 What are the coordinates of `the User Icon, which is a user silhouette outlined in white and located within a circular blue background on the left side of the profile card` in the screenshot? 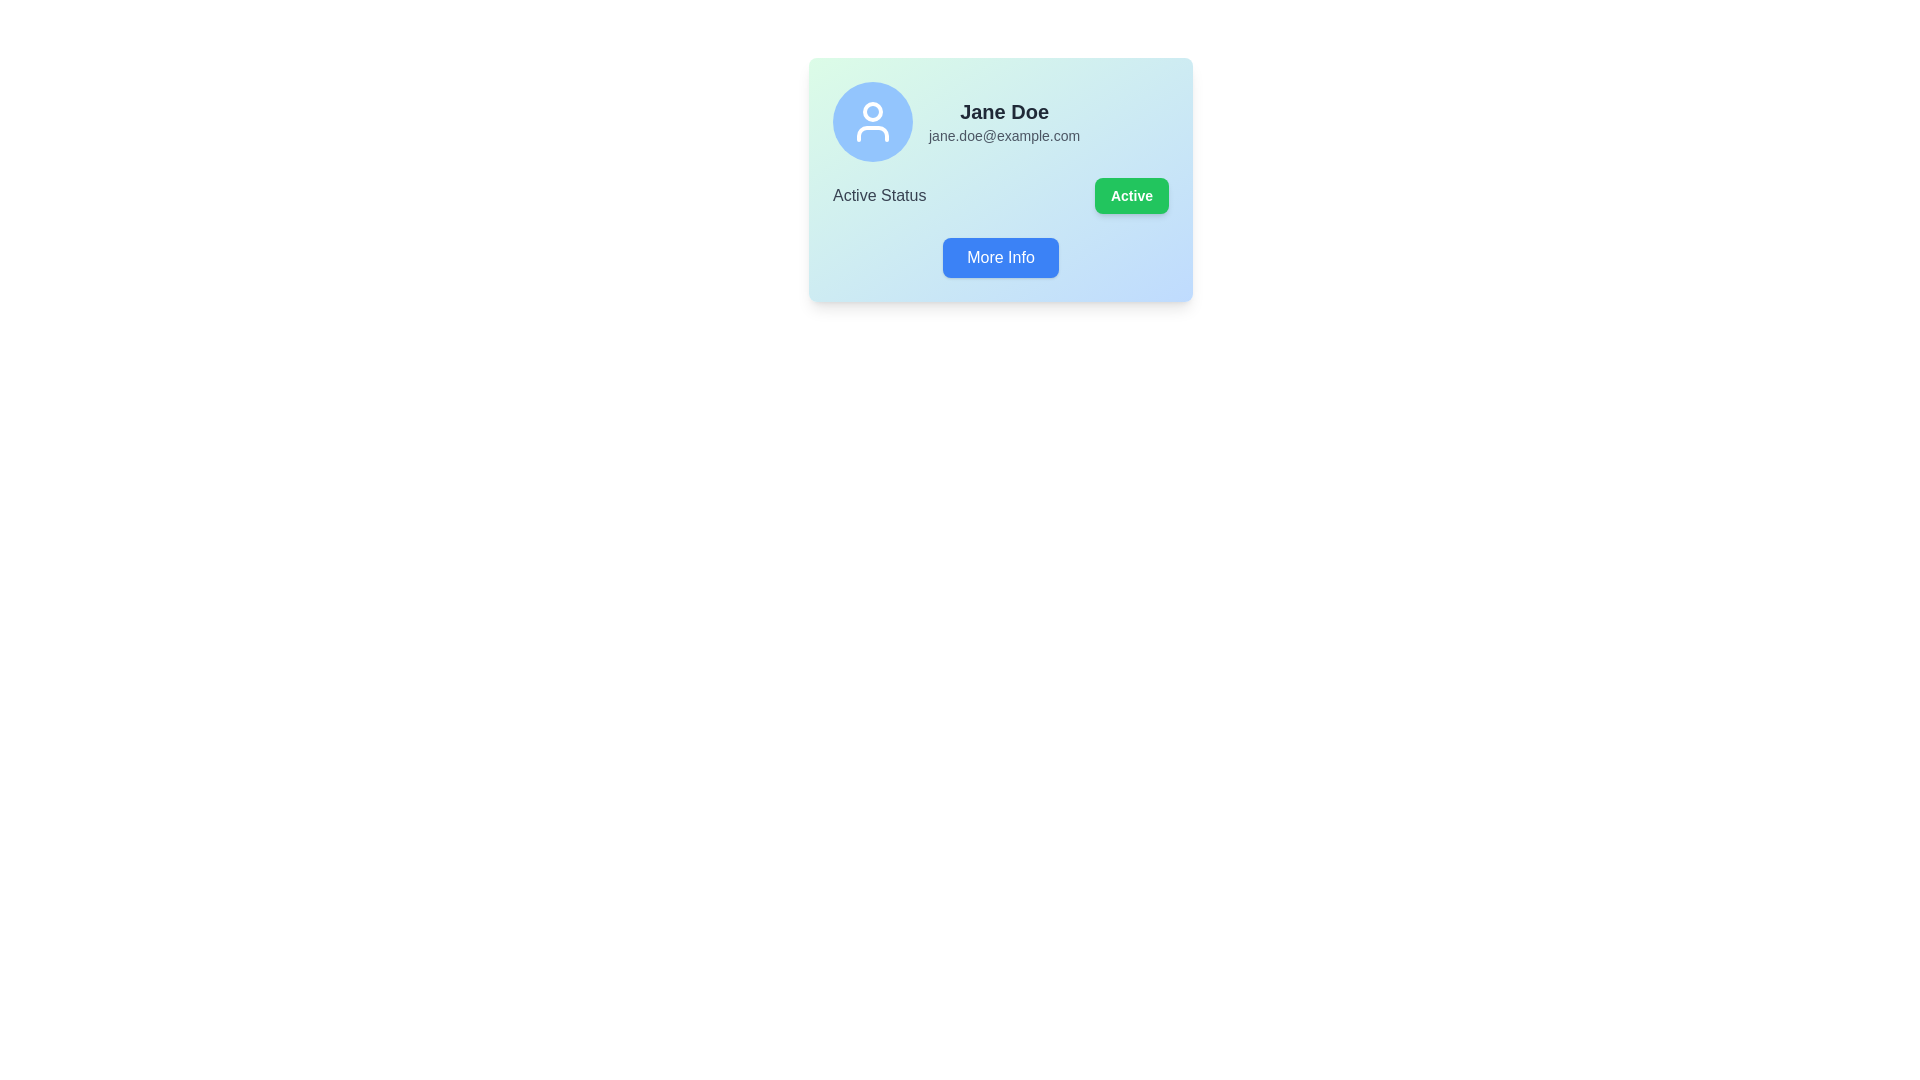 It's located at (873, 122).